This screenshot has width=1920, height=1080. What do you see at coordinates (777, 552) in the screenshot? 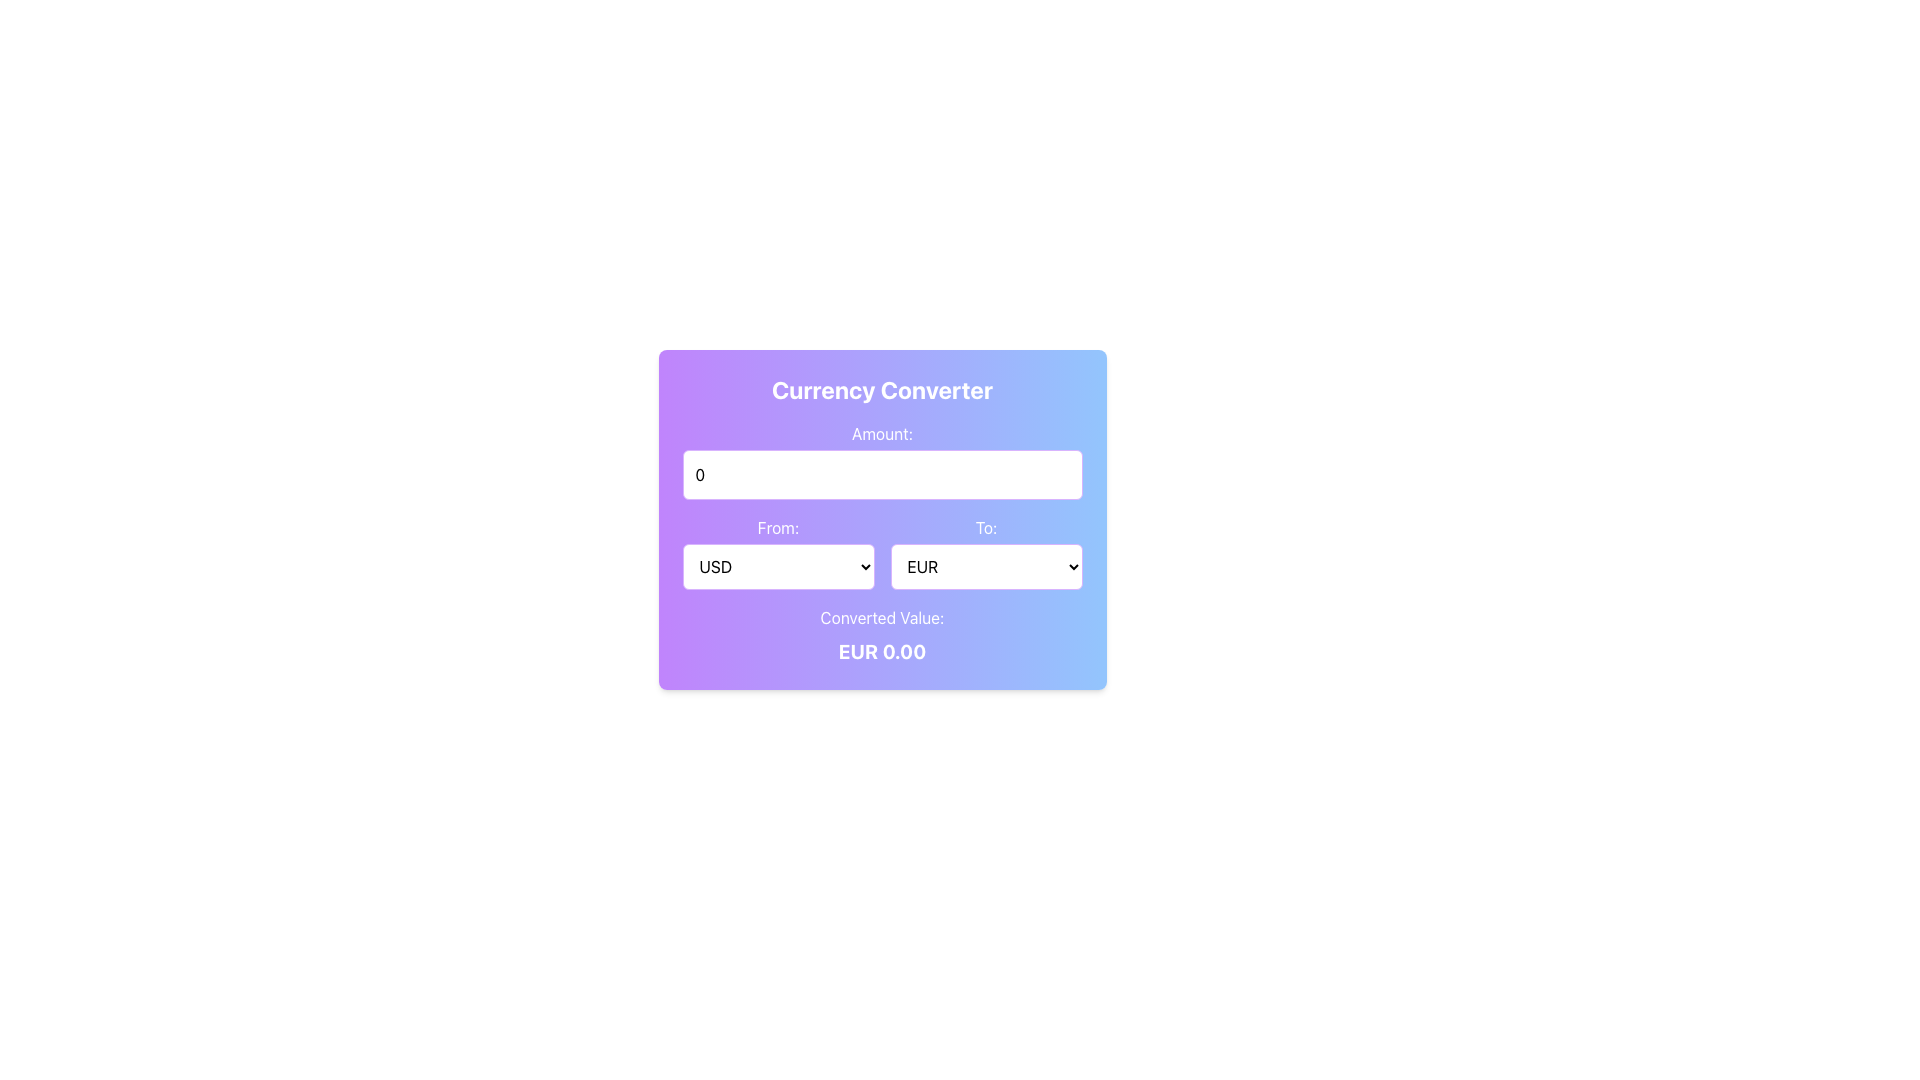
I see `the currency selection dropdown menu located below the 'From:' label to focus on it` at bounding box center [777, 552].